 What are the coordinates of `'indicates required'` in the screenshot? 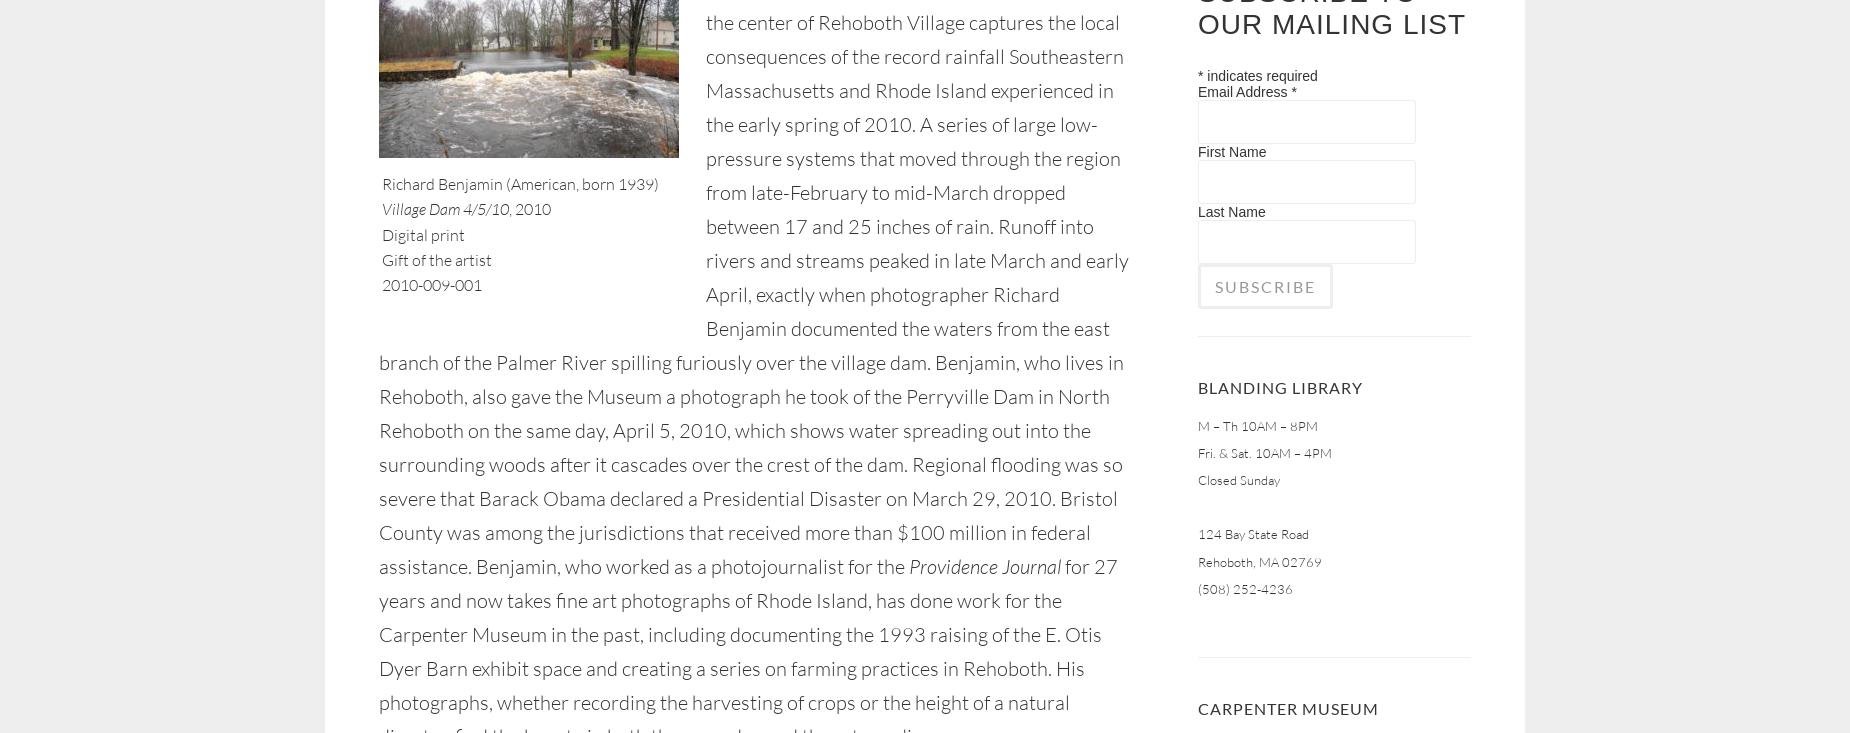 It's located at (1259, 74).